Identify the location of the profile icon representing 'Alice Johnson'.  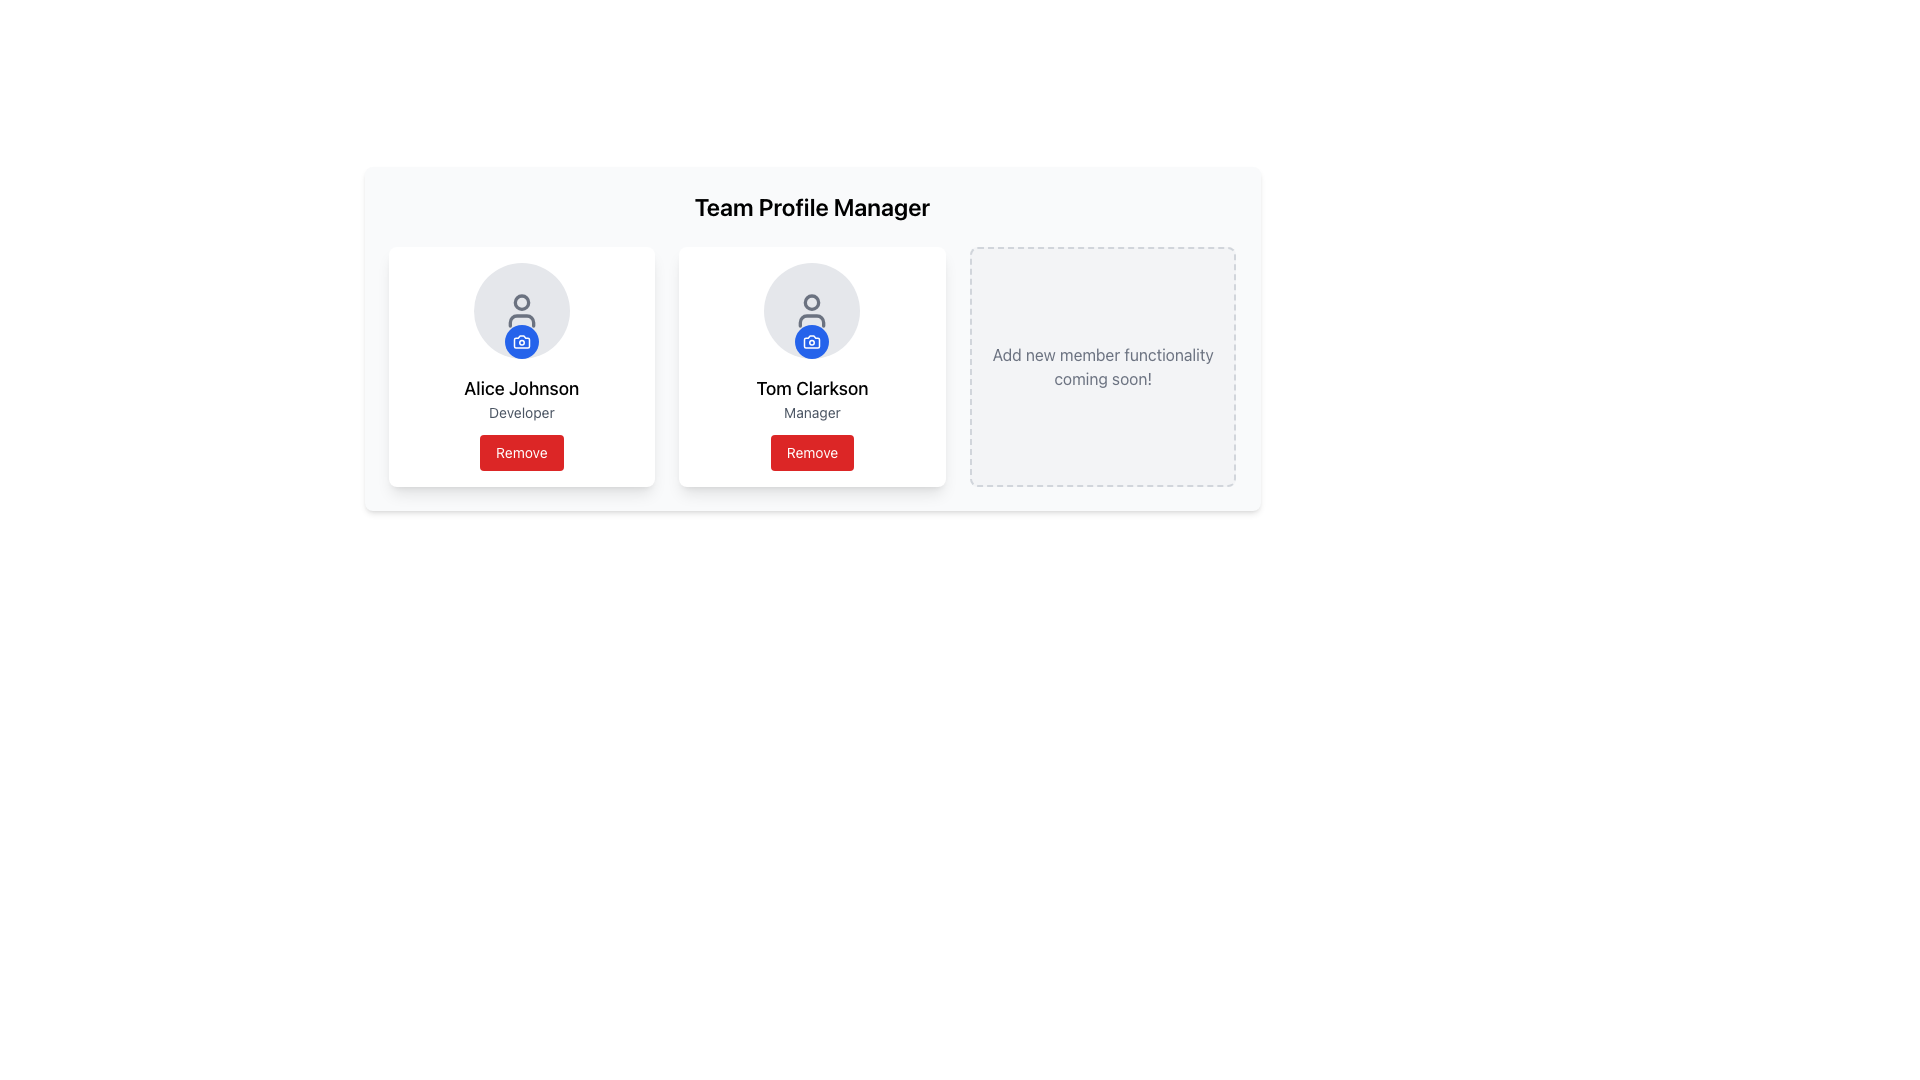
(521, 311).